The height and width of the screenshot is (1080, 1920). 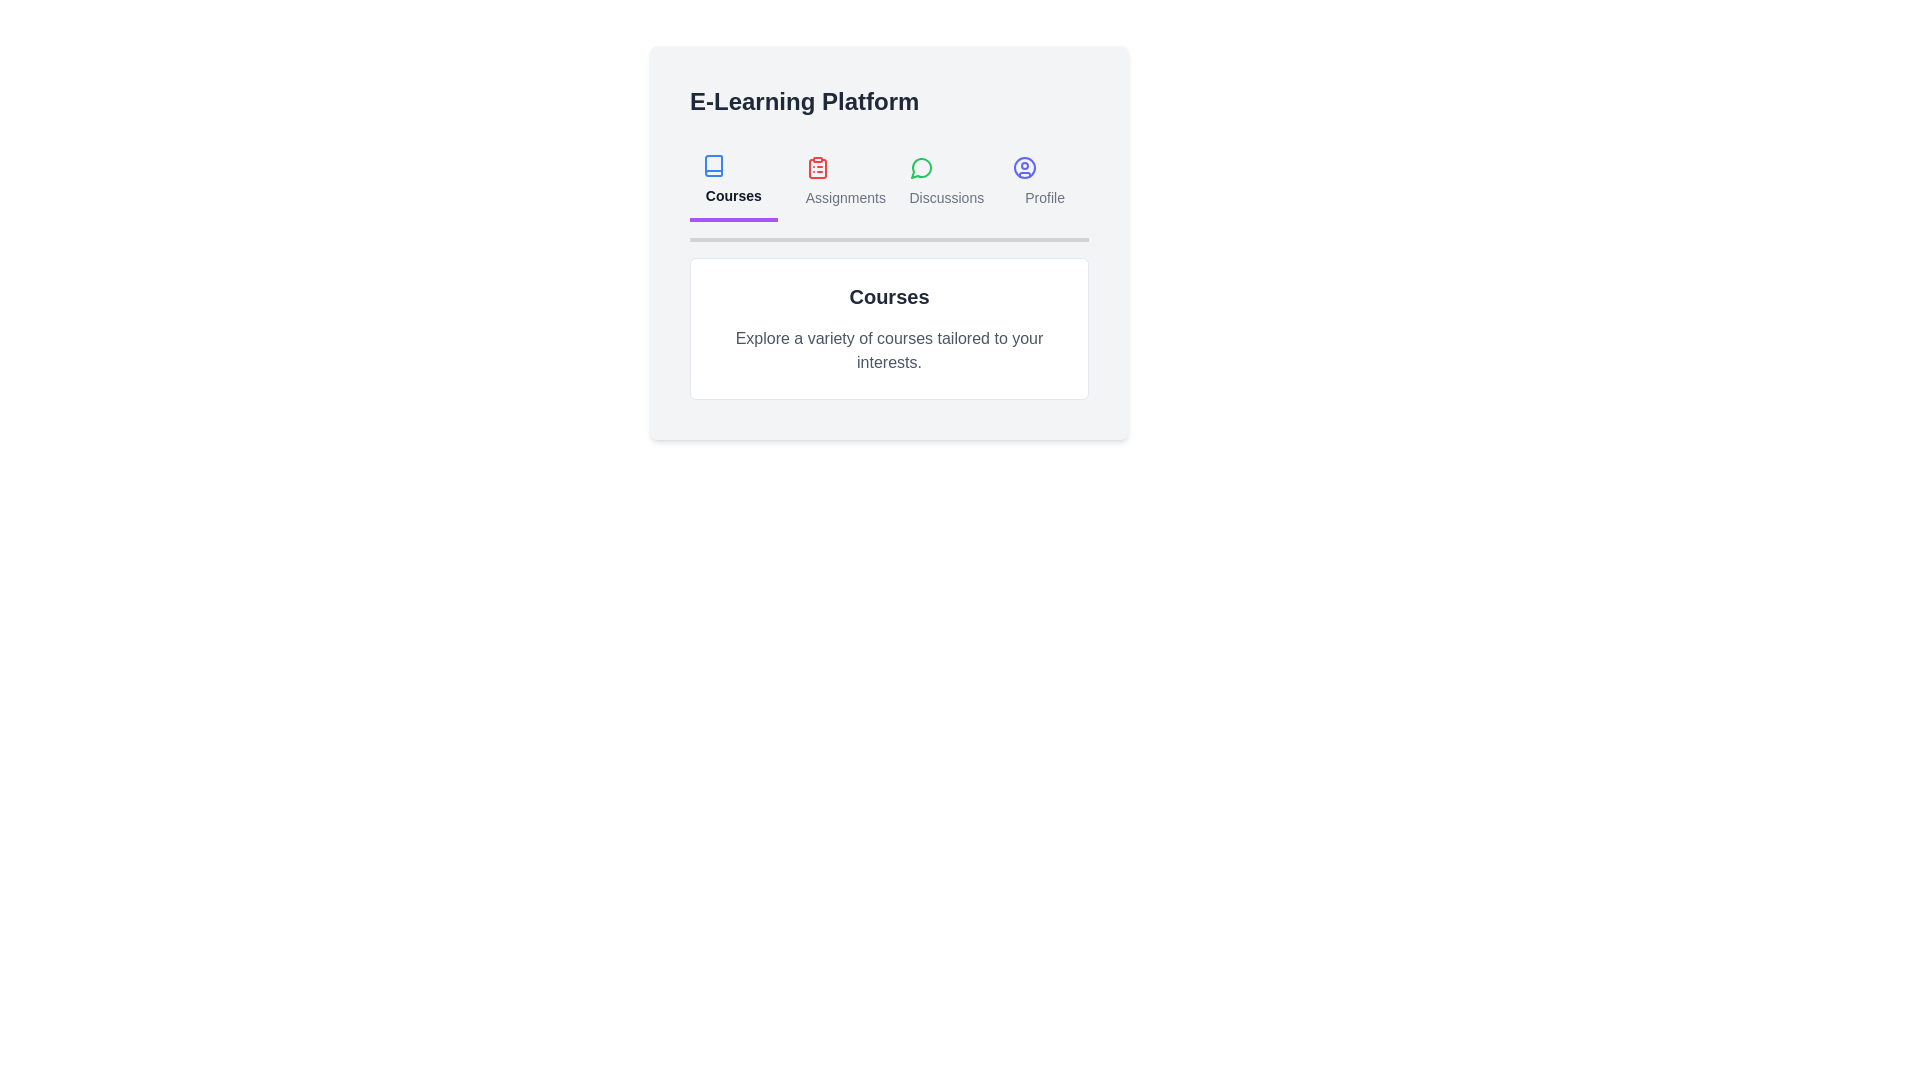 What do you see at coordinates (732, 181) in the screenshot?
I see `the Courses tab to view its content` at bounding box center [732, 181].